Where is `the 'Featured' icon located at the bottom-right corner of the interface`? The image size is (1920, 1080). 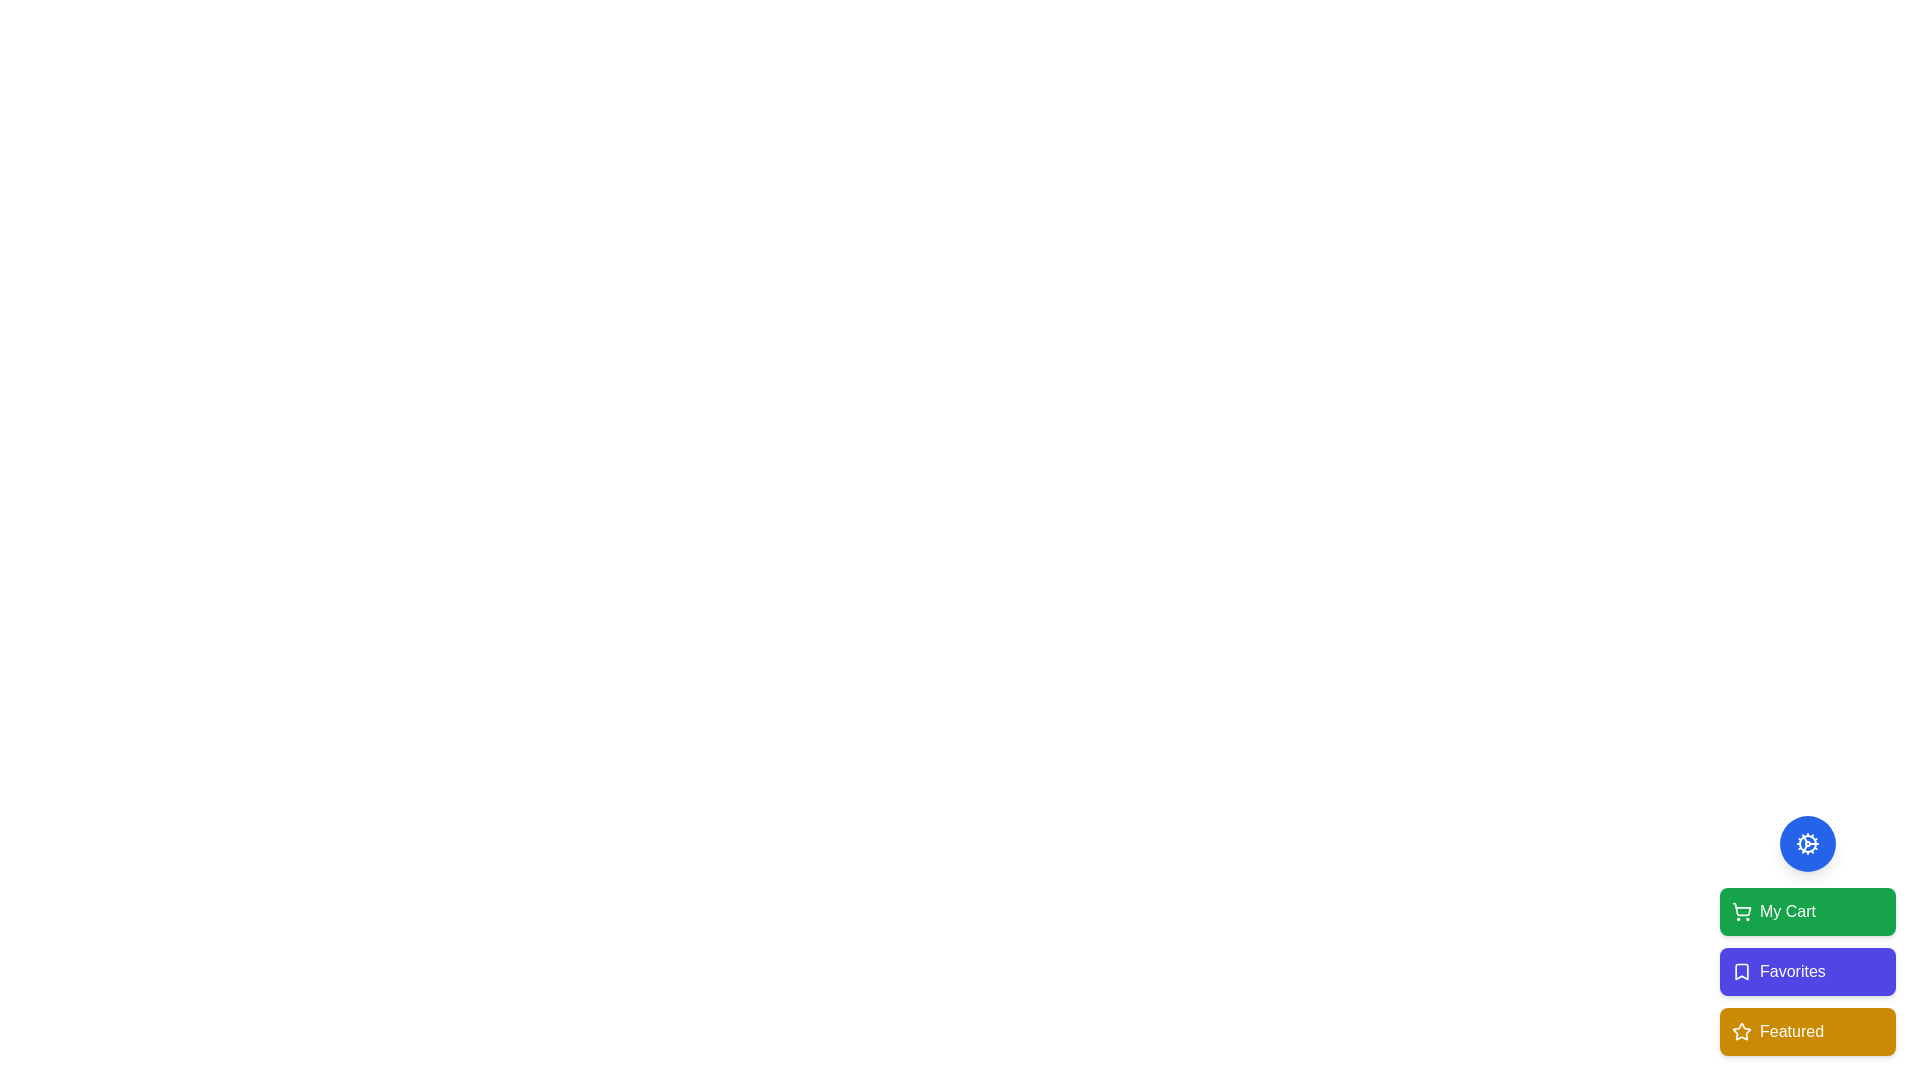
the 'Featured' icon located at the bottom-right corner of the interface is located at coordinates (1741, 1031).